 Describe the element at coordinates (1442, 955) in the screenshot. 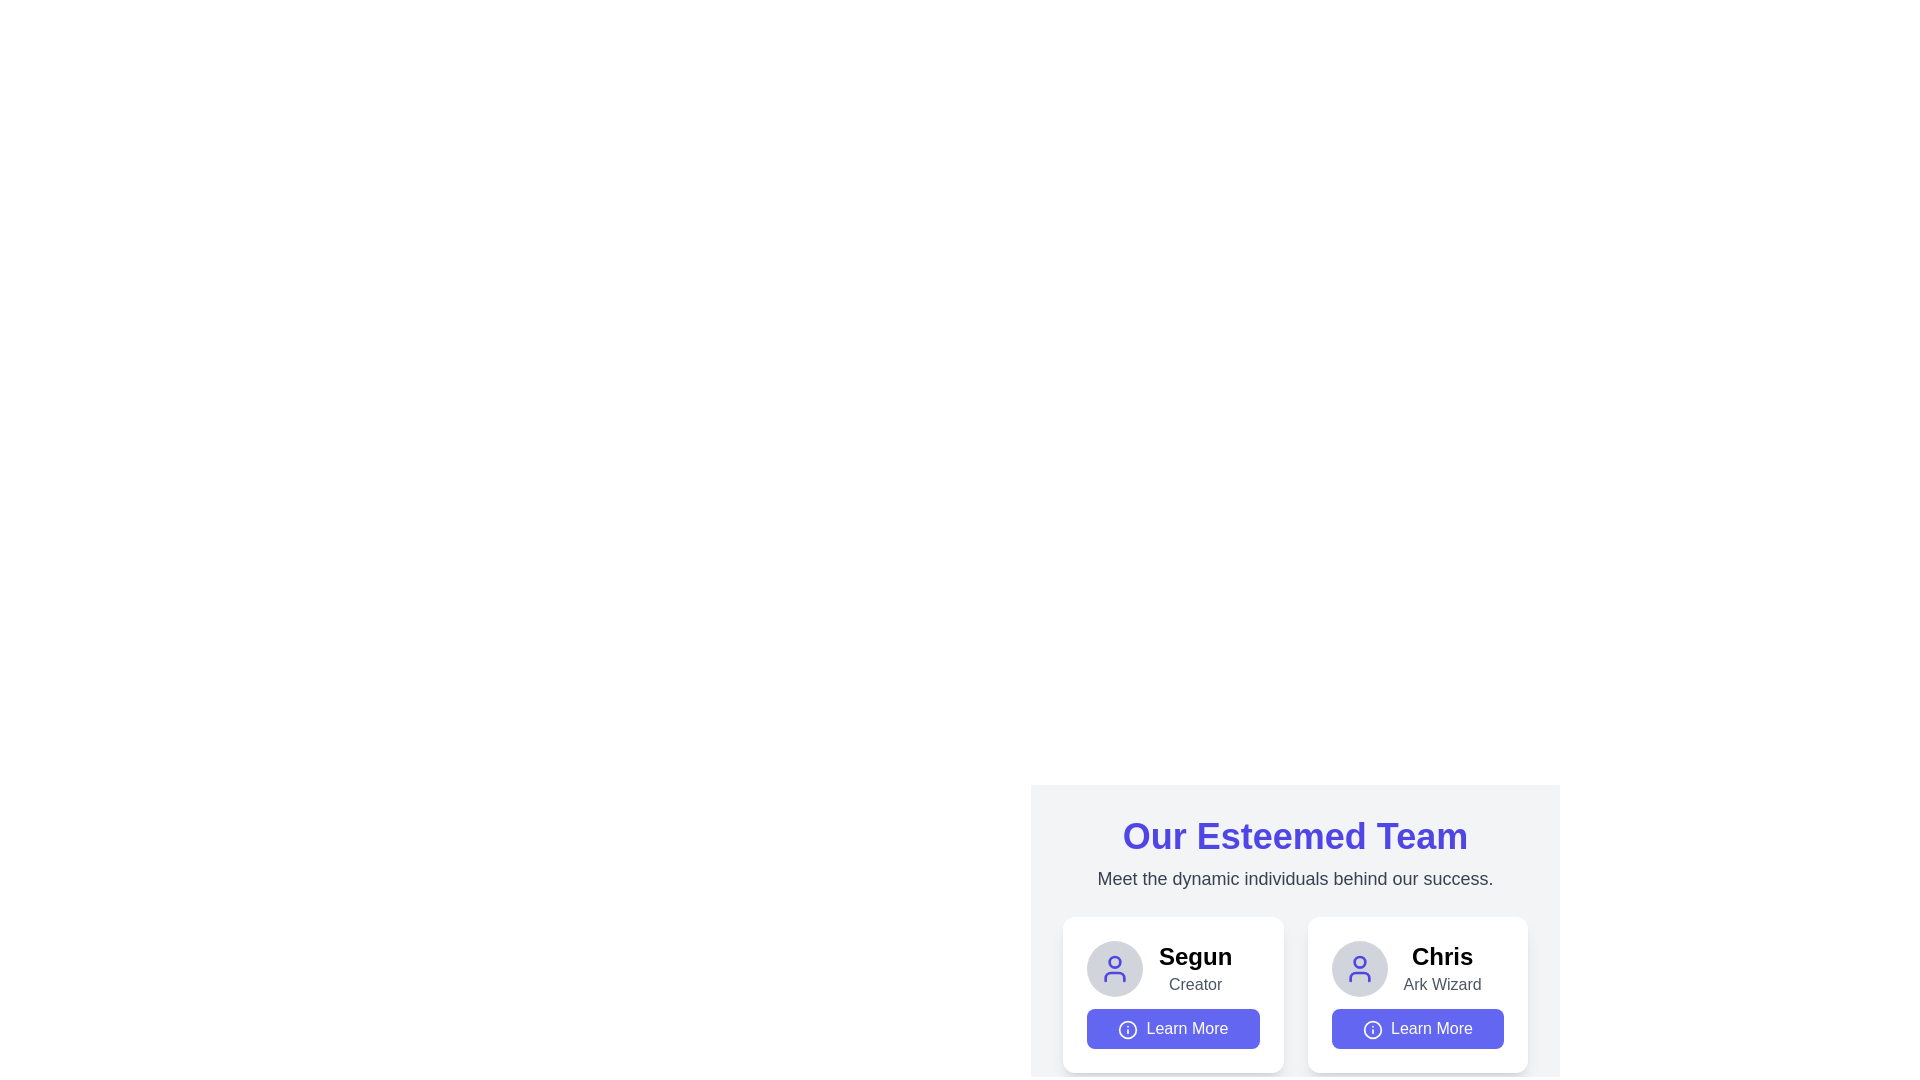

I see `the static text label that identifies a team member, positioned in the second card of the team member section, above 'Ark Wizard' and to the right of 'Segun'` at that location.